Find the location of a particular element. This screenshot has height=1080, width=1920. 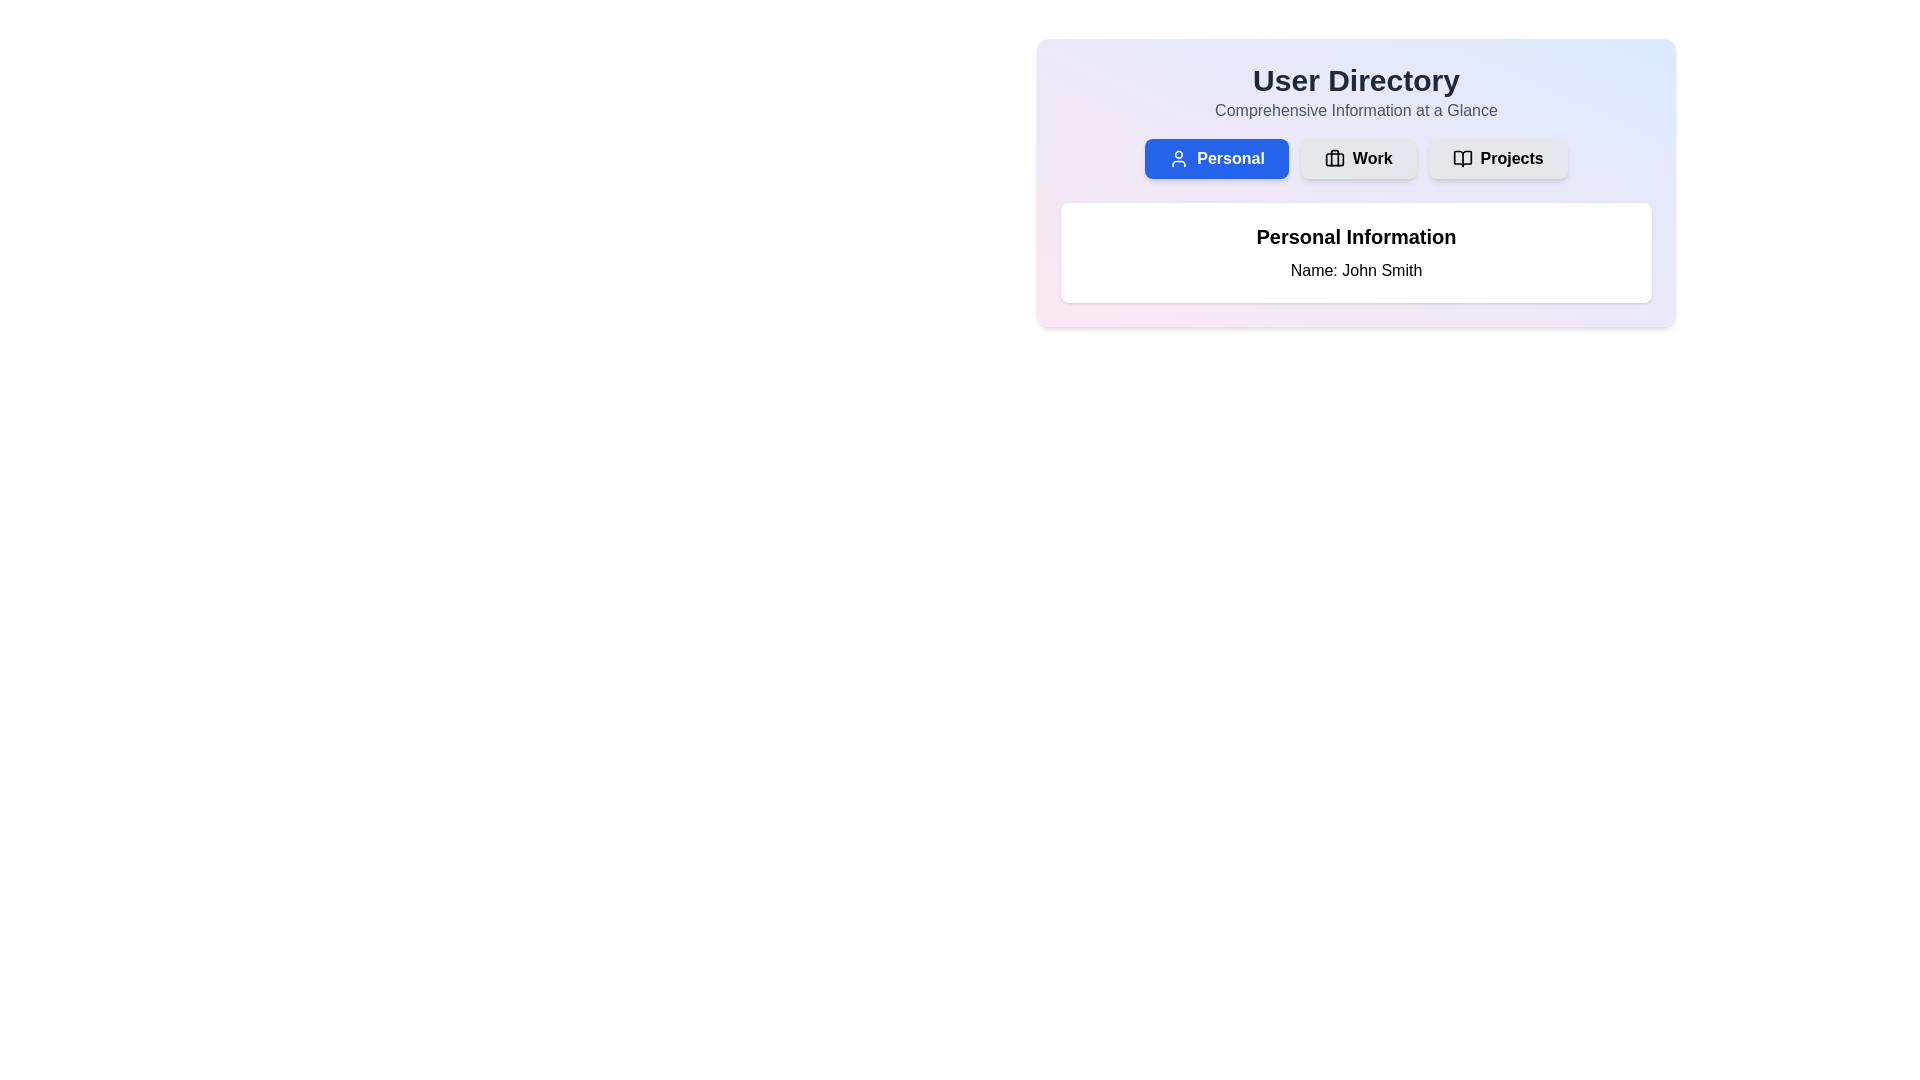

the 'Work' icon which visually represents the 'Work' functionality, located on the left side of the 'Work' button is located at coordinates (1334, 157).